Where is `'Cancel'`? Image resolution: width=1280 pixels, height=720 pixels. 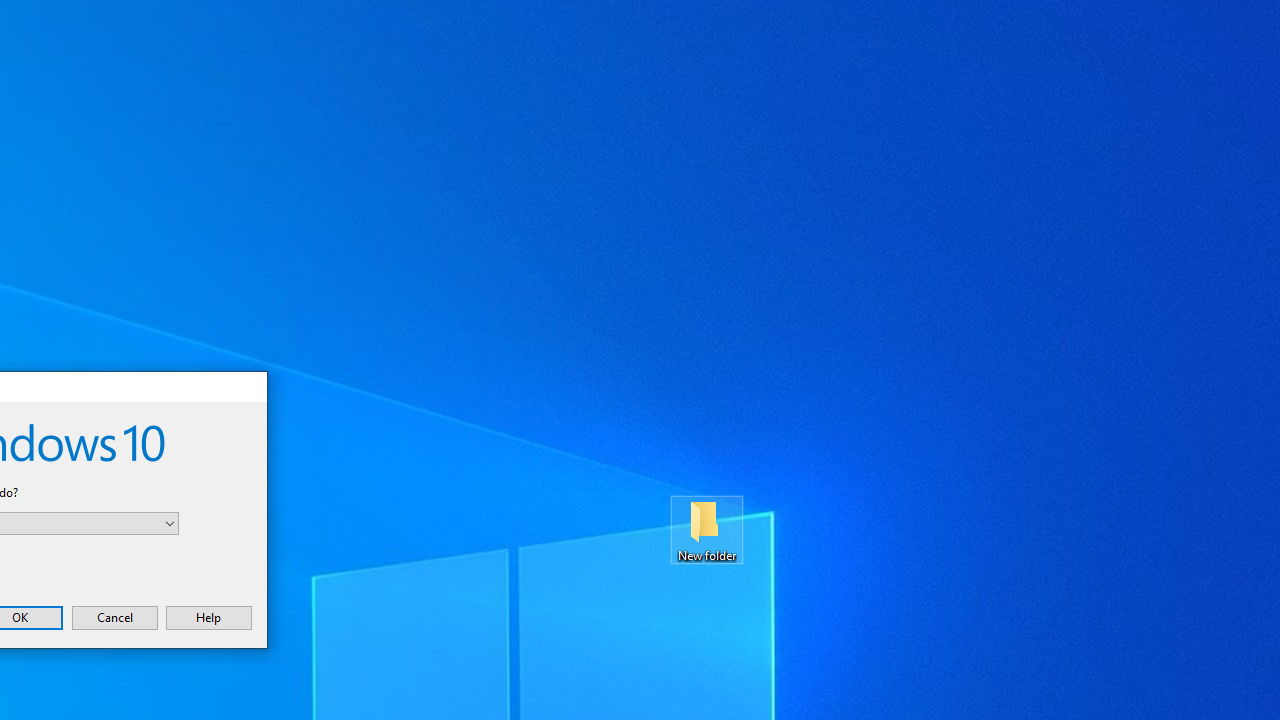
'Cancel' is located at coordinates (113, 616).